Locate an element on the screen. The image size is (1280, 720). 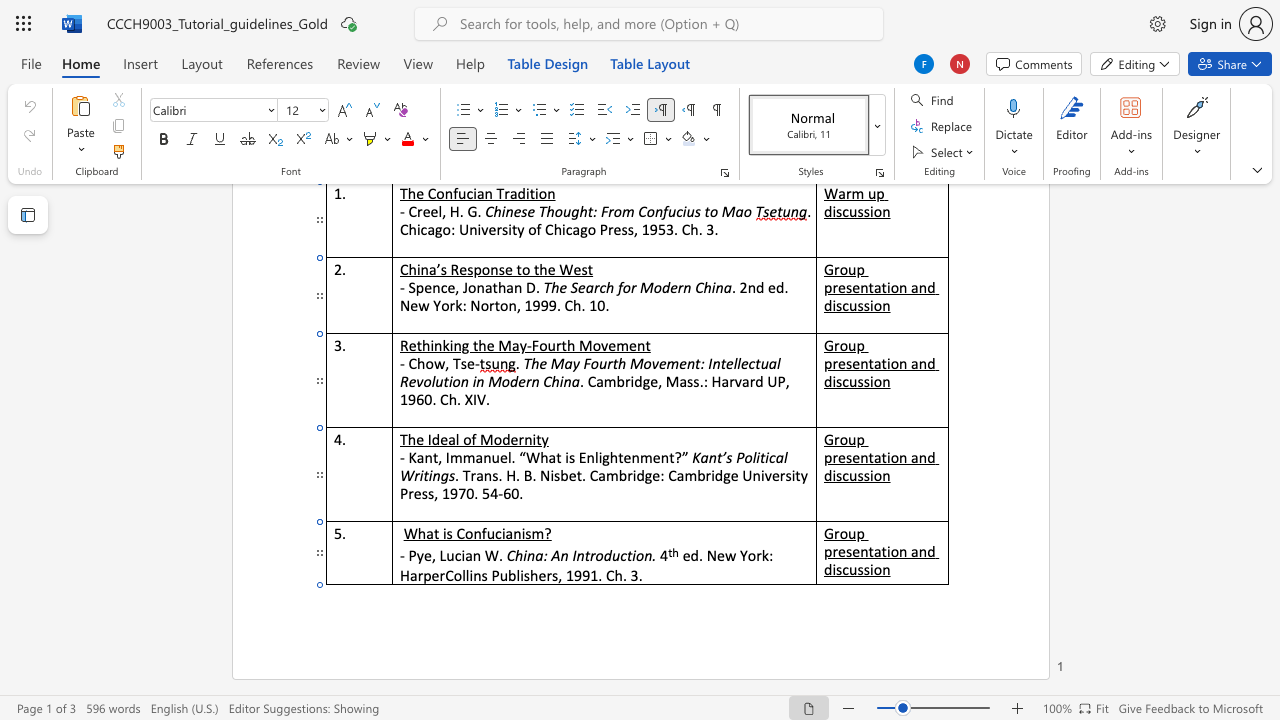
the 3th character "i" in the text is located at coordinates (871, 569).